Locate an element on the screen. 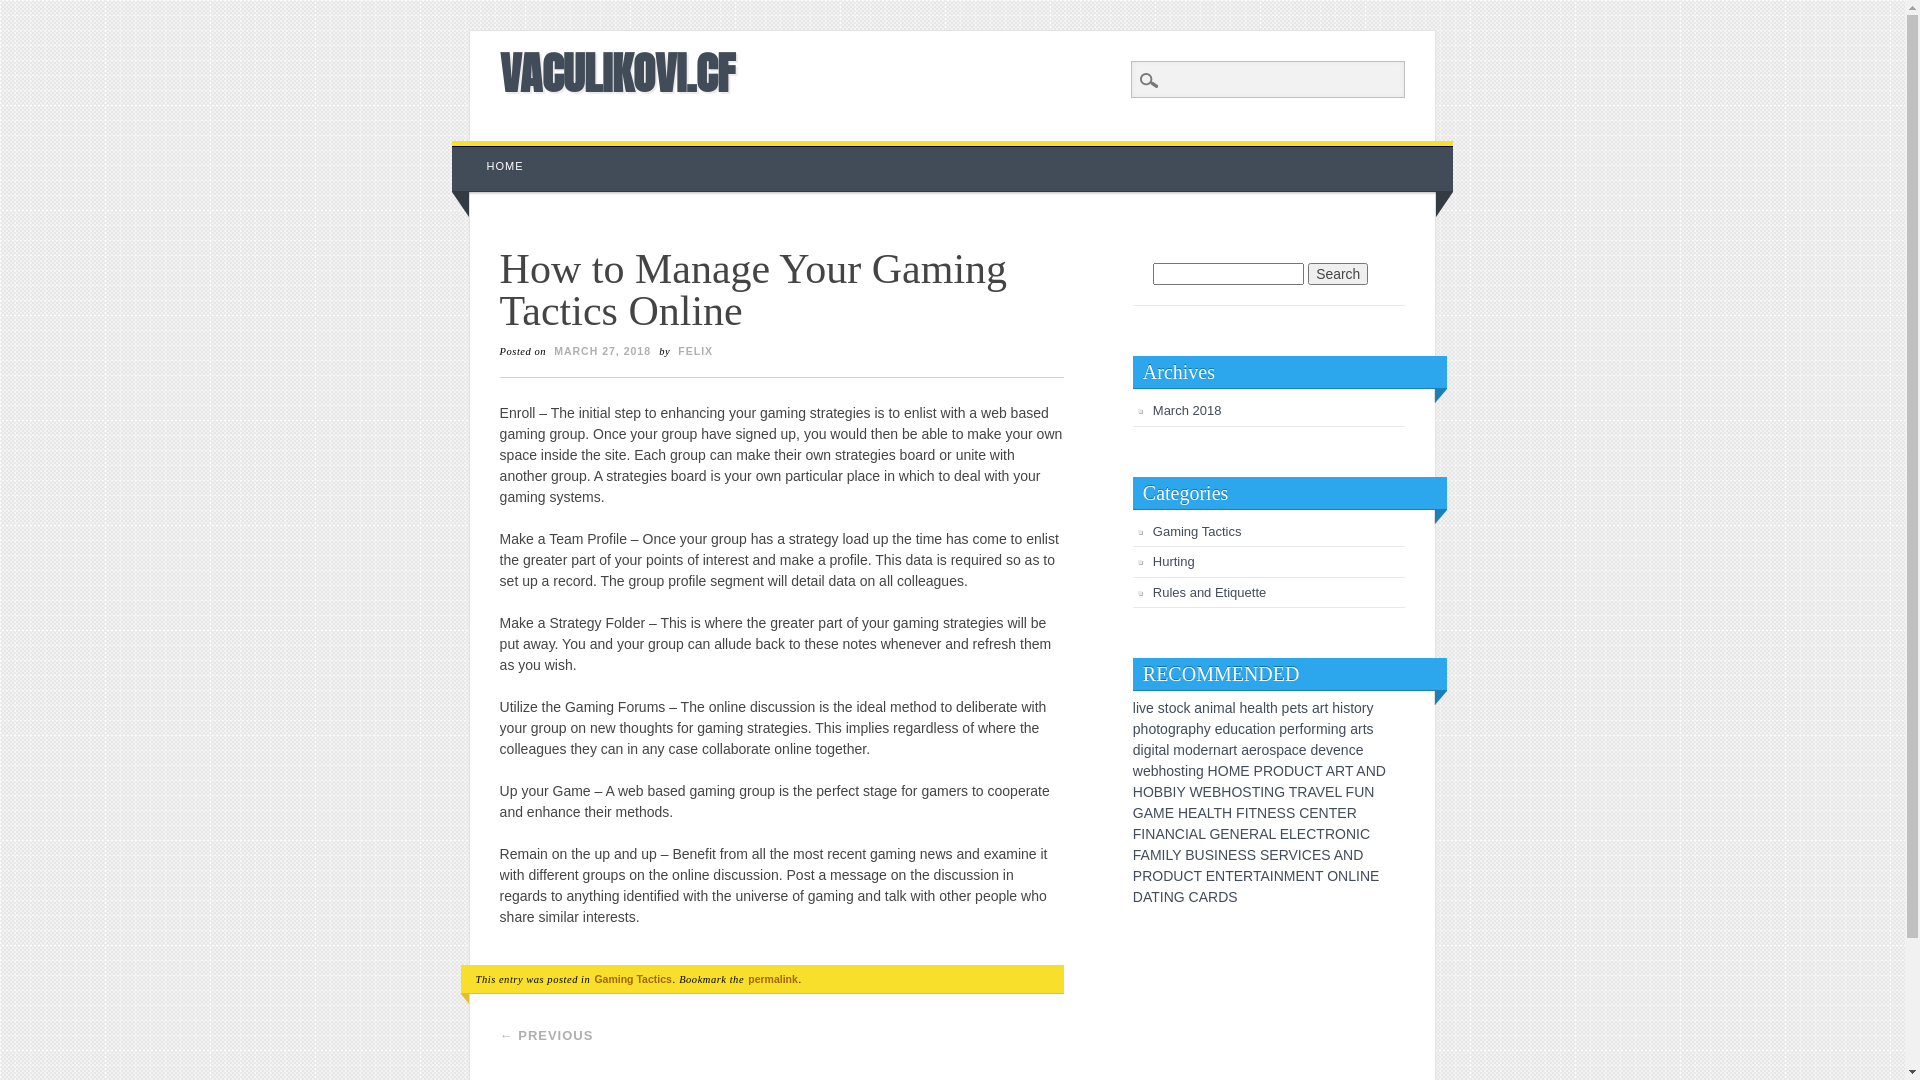 Image resolution: width=1920 pixels, height=1080 pixels. 'Rules and Etiquette' is located at coordinates (1208, 591).